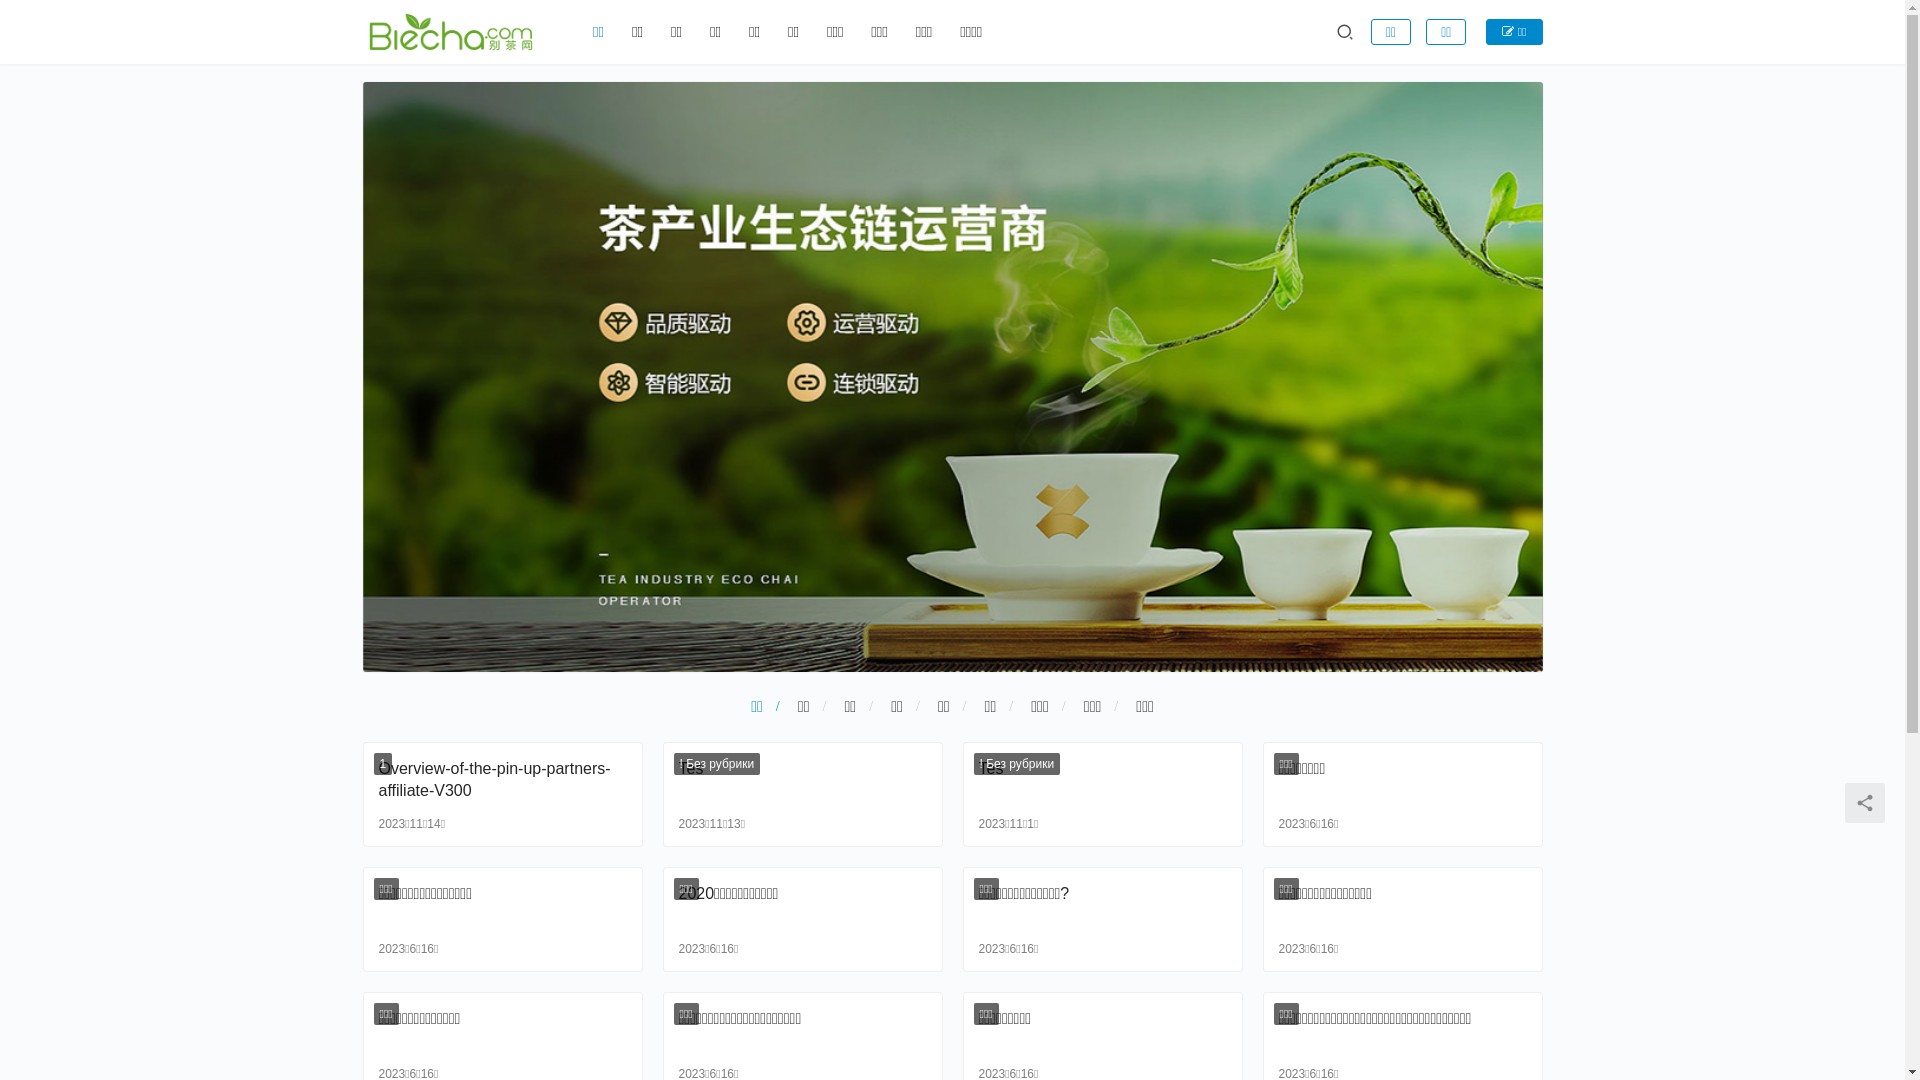  What do you see at coordinates (502, 778) in the screenshot?
I see `'Overview-of-the-pin-up-partners-affiliate-V300'` at bounding box center [502, 778].